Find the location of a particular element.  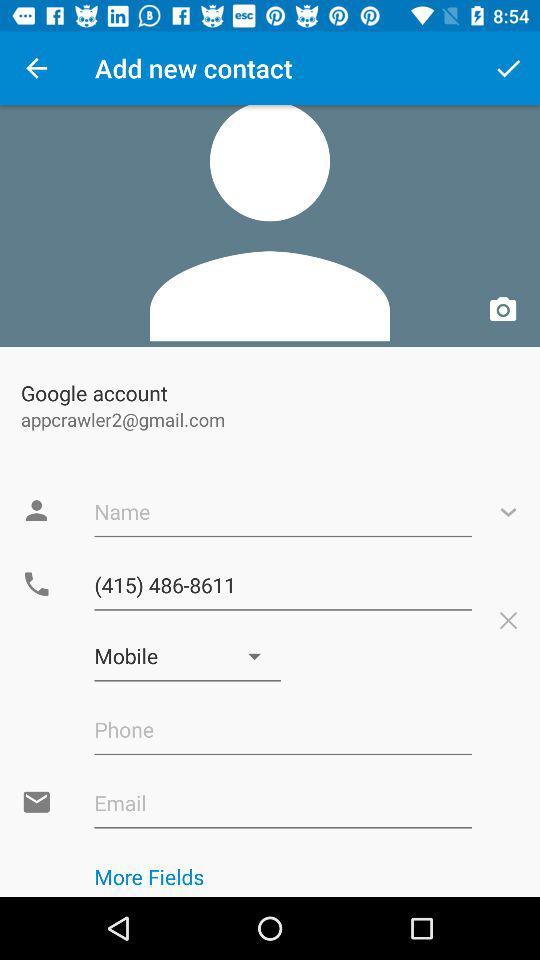

the icon right to the text name is located at coordinates (508, 510).